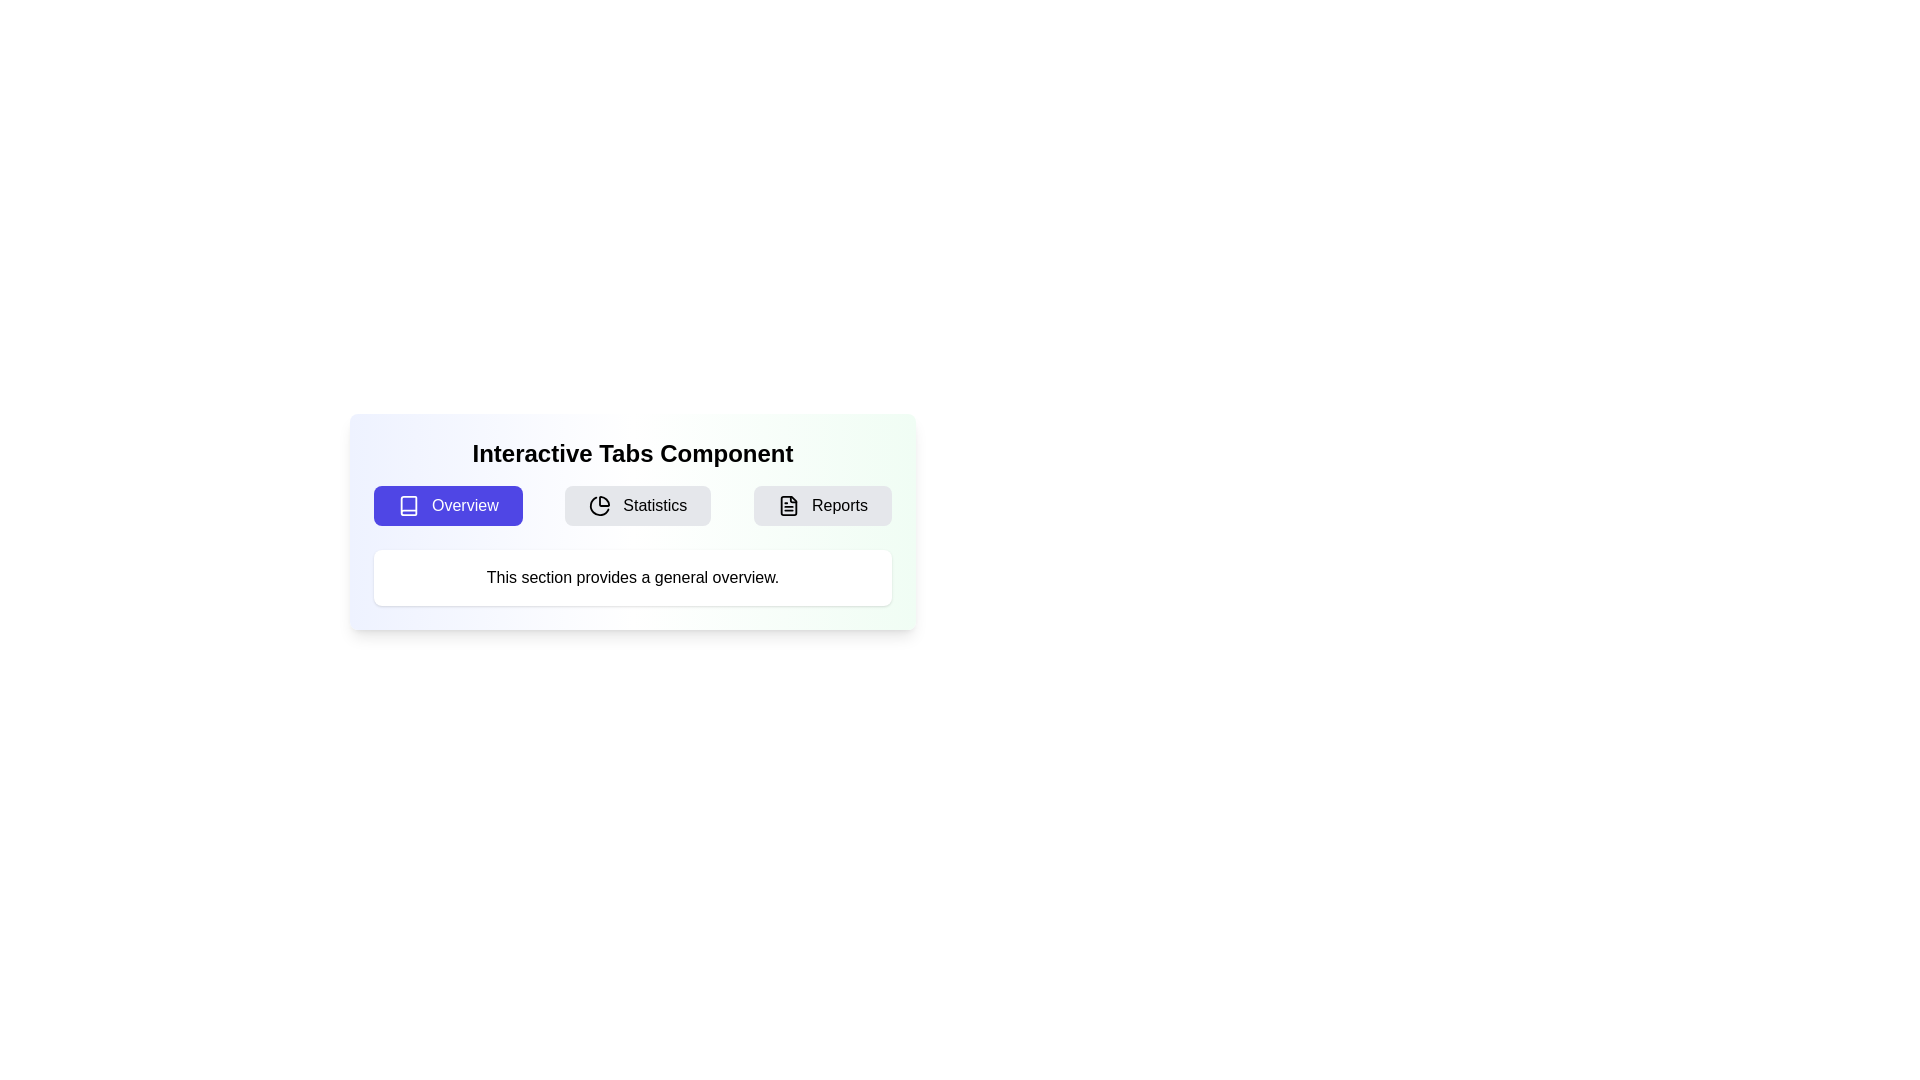 This screenshot has height=1080, width=1920. What do you see at coordinates (787, 504) in the screenshot?
I see `the icon representing the 'Reports' tab, which is located on the right-most side of the tab group and to the left of the text label 'Reports'` at bounding box center [787, 504].